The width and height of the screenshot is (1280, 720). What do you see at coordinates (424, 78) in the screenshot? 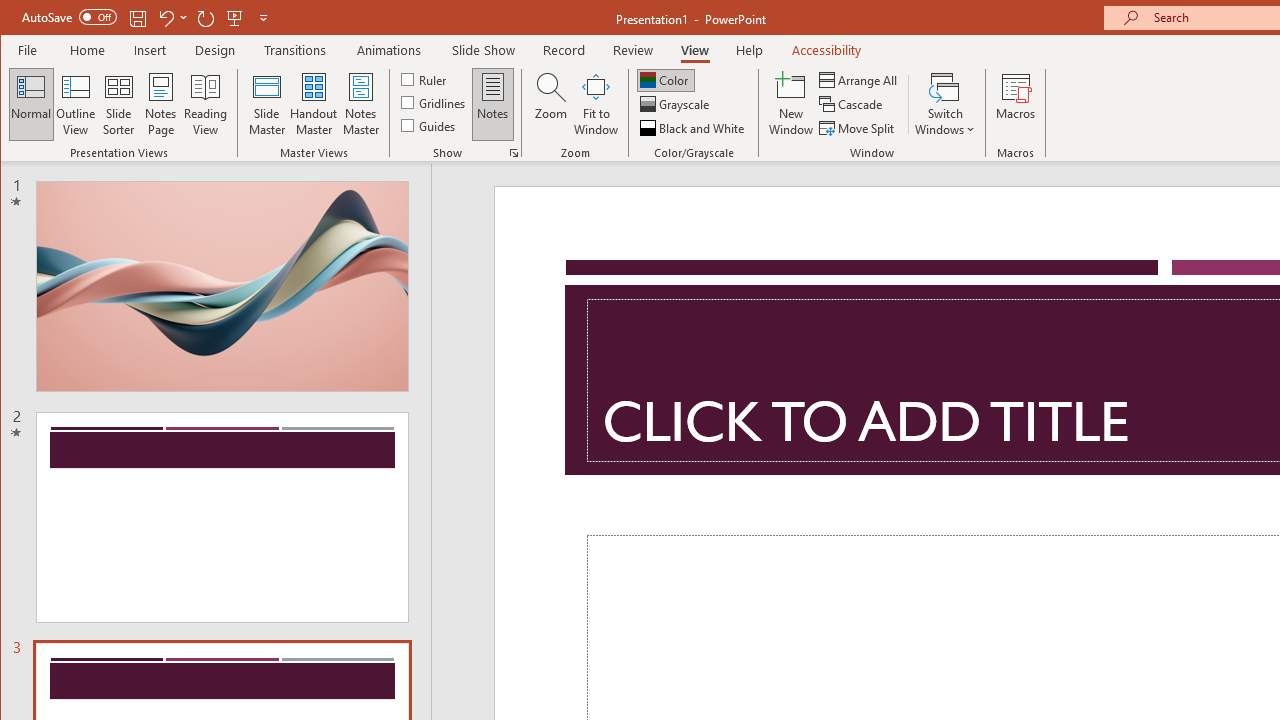
I see `'Ruler'` at bounding box center [424, 78].